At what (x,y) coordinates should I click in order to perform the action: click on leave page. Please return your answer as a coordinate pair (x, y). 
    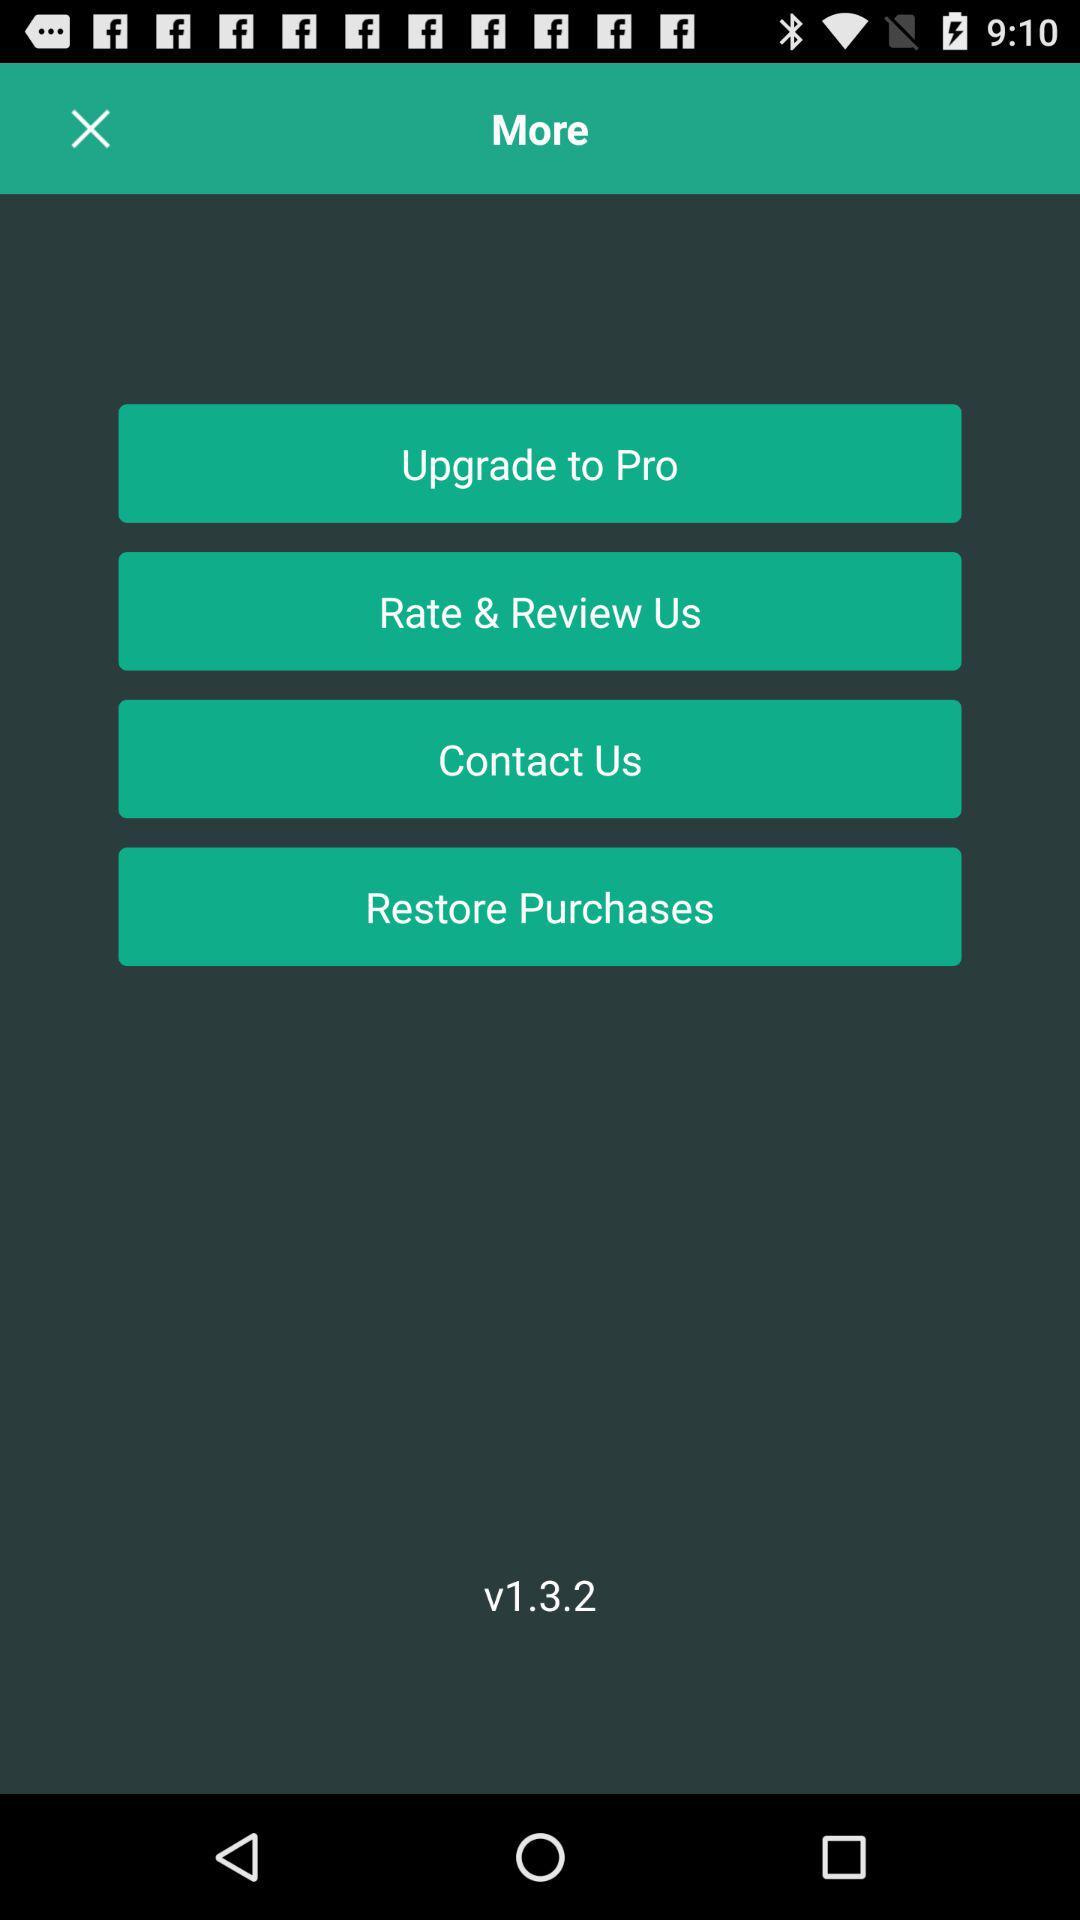
    Looking at the image, I should click on (91, 127).